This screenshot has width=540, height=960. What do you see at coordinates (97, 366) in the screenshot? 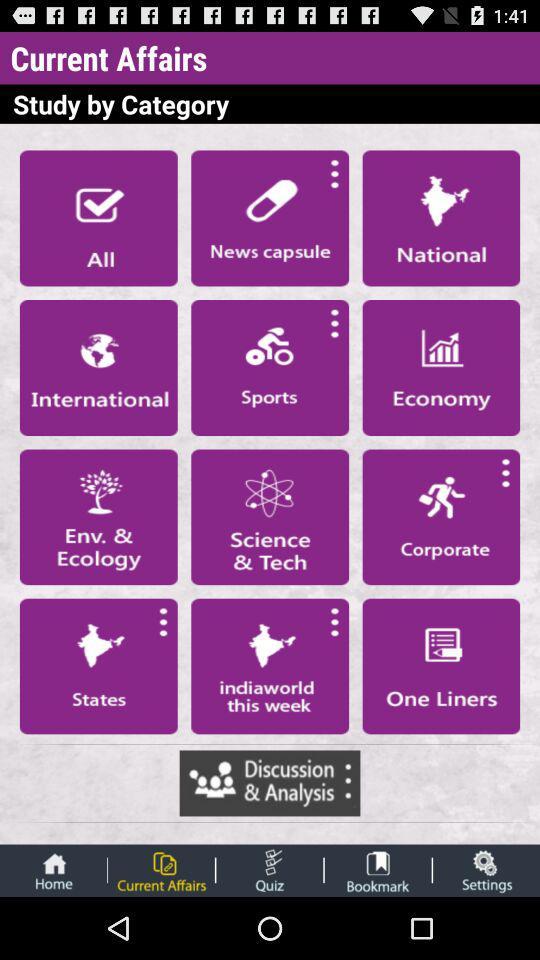
I see `article section` at bounding box center [97, 366].